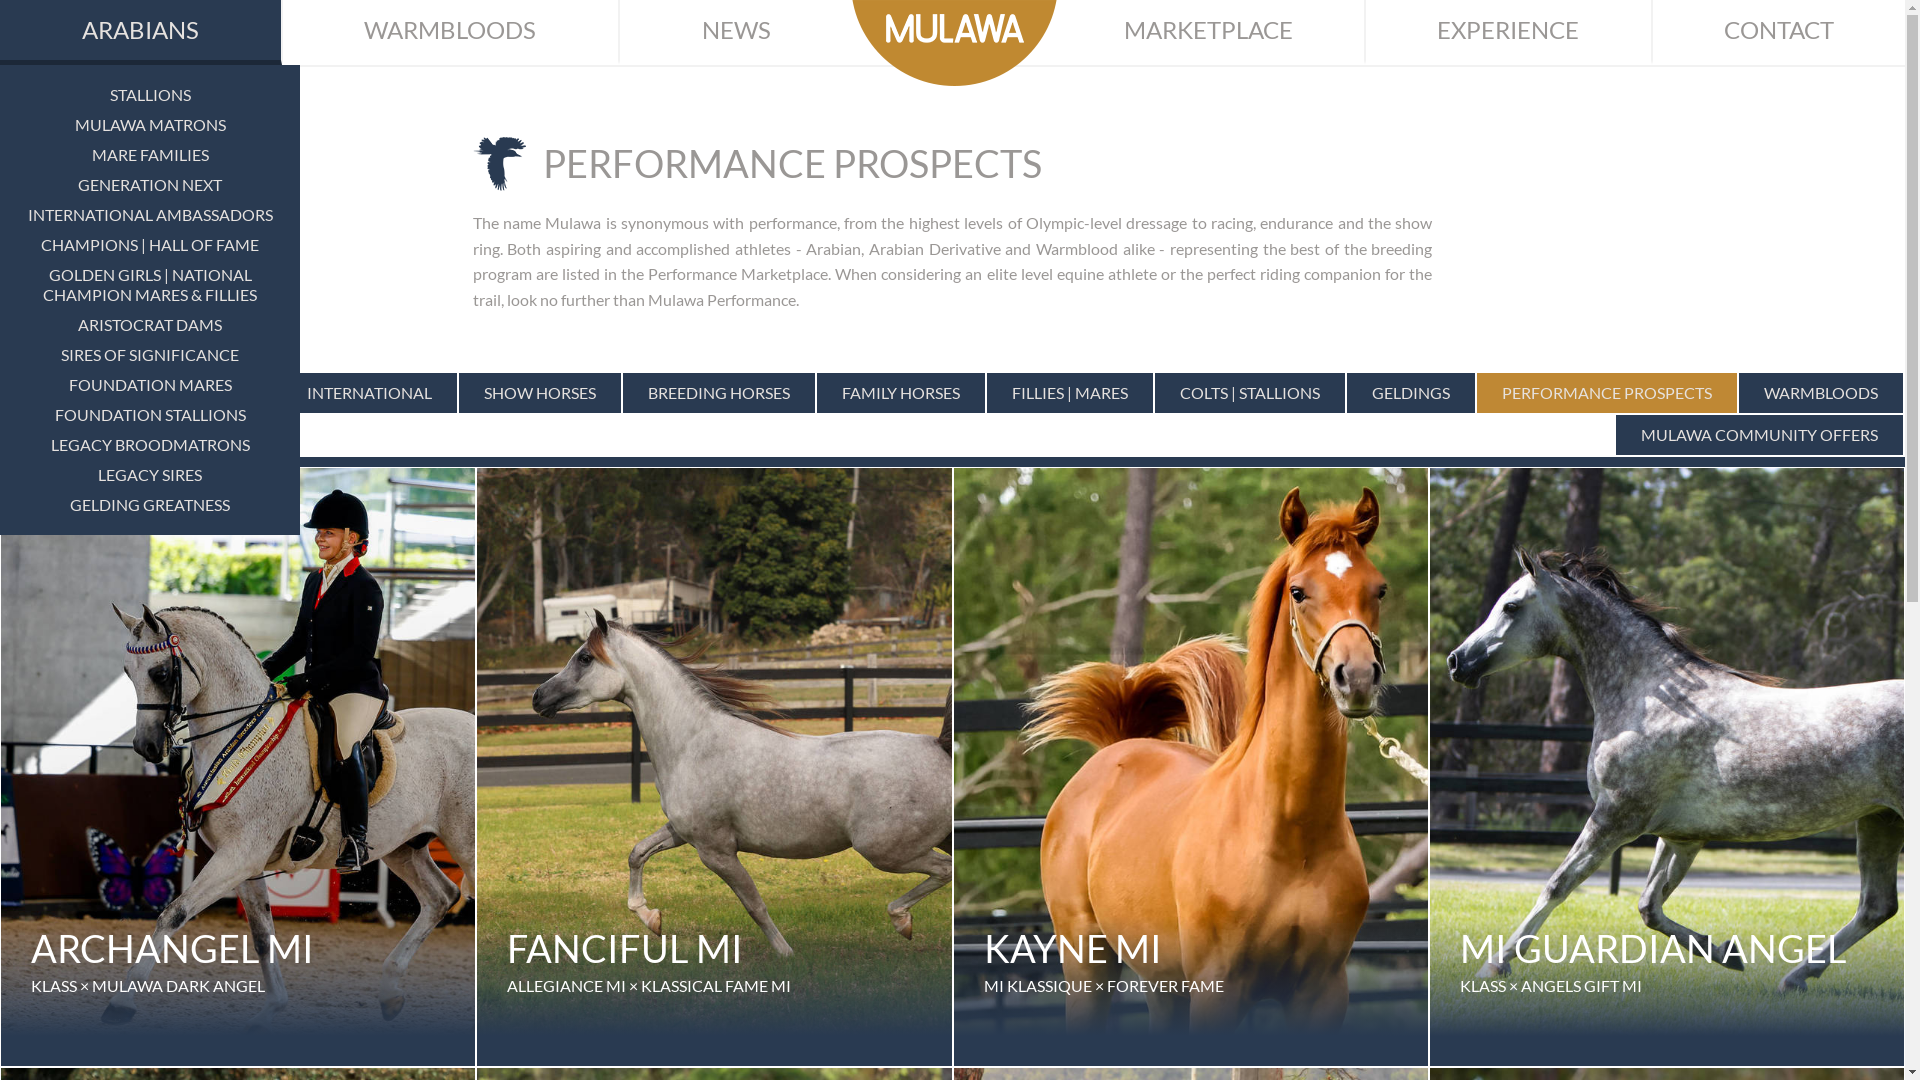  I want to click on 'MULAWA COMMUNITY OFFERS', so click(1758, 434).